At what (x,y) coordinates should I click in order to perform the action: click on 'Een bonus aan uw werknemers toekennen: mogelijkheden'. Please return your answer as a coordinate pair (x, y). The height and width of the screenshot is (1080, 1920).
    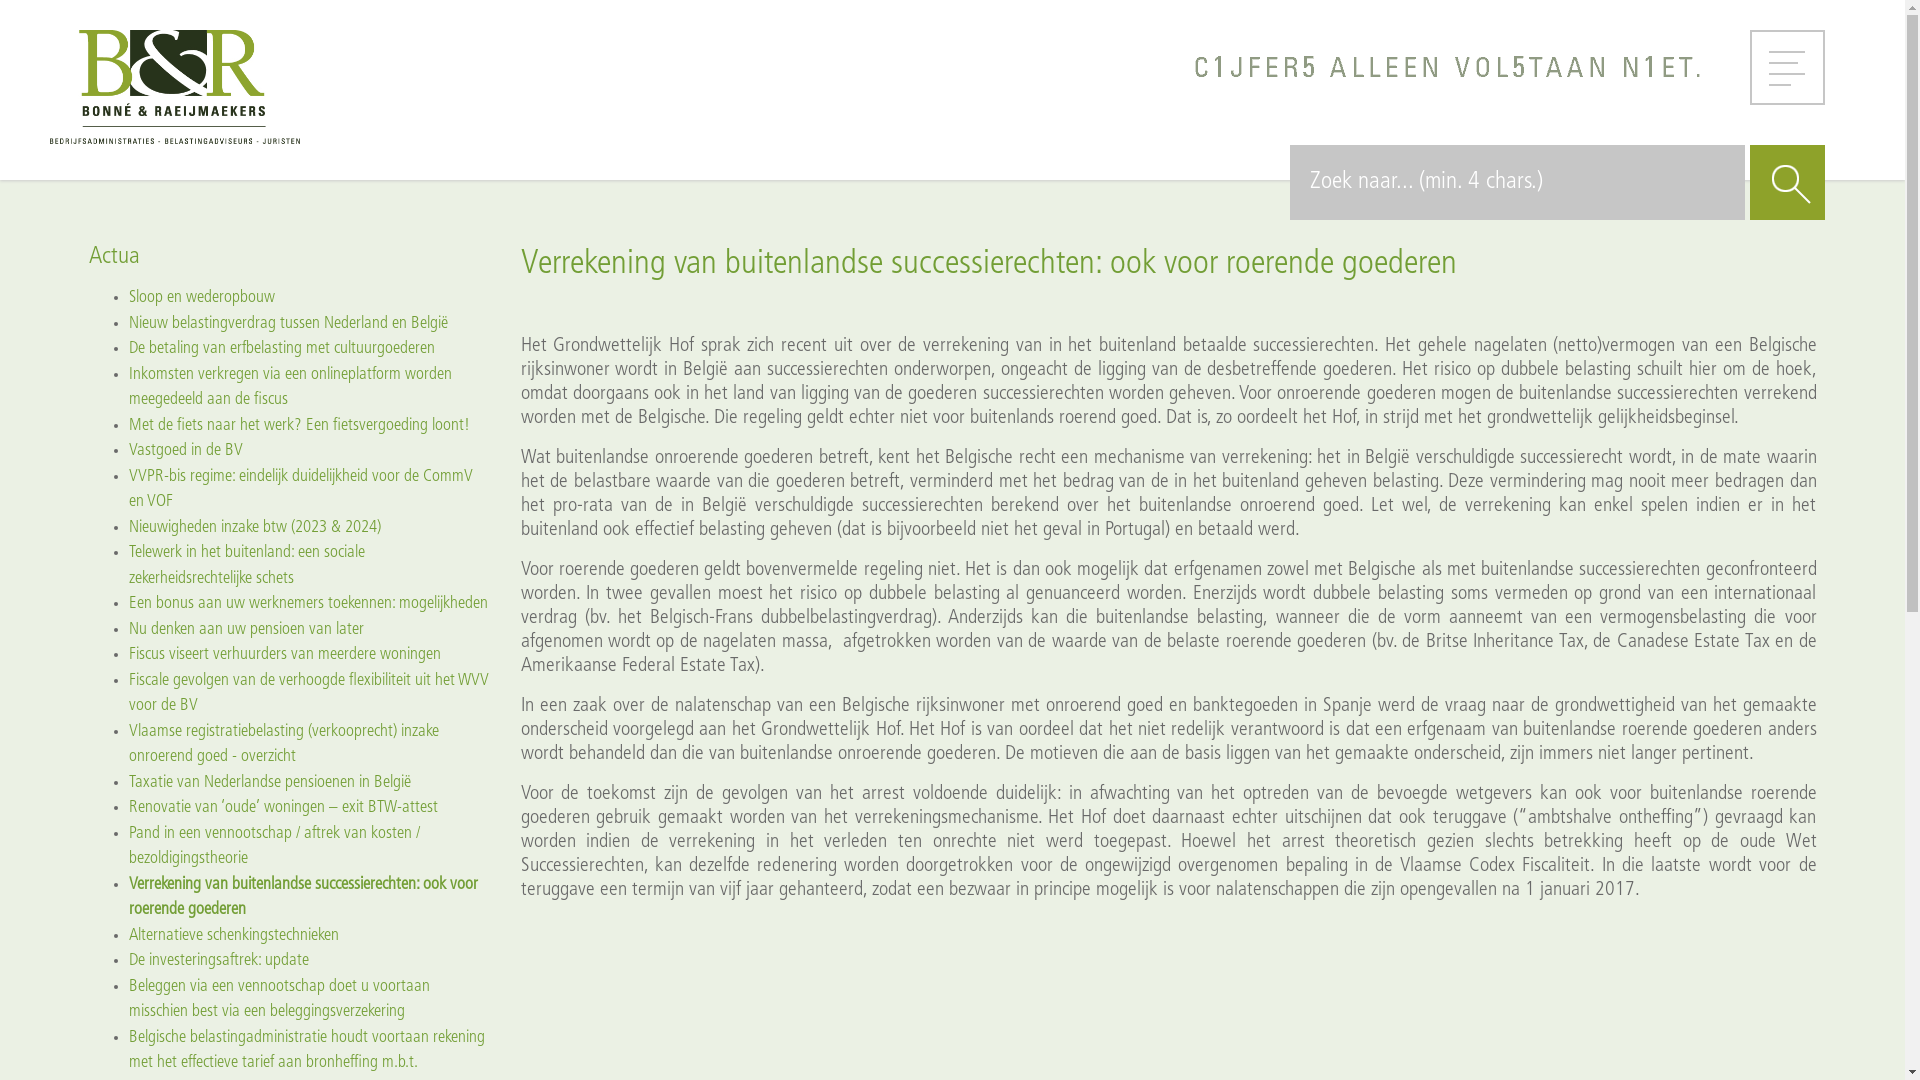
    Looking at the image, I should click on (306, 602).